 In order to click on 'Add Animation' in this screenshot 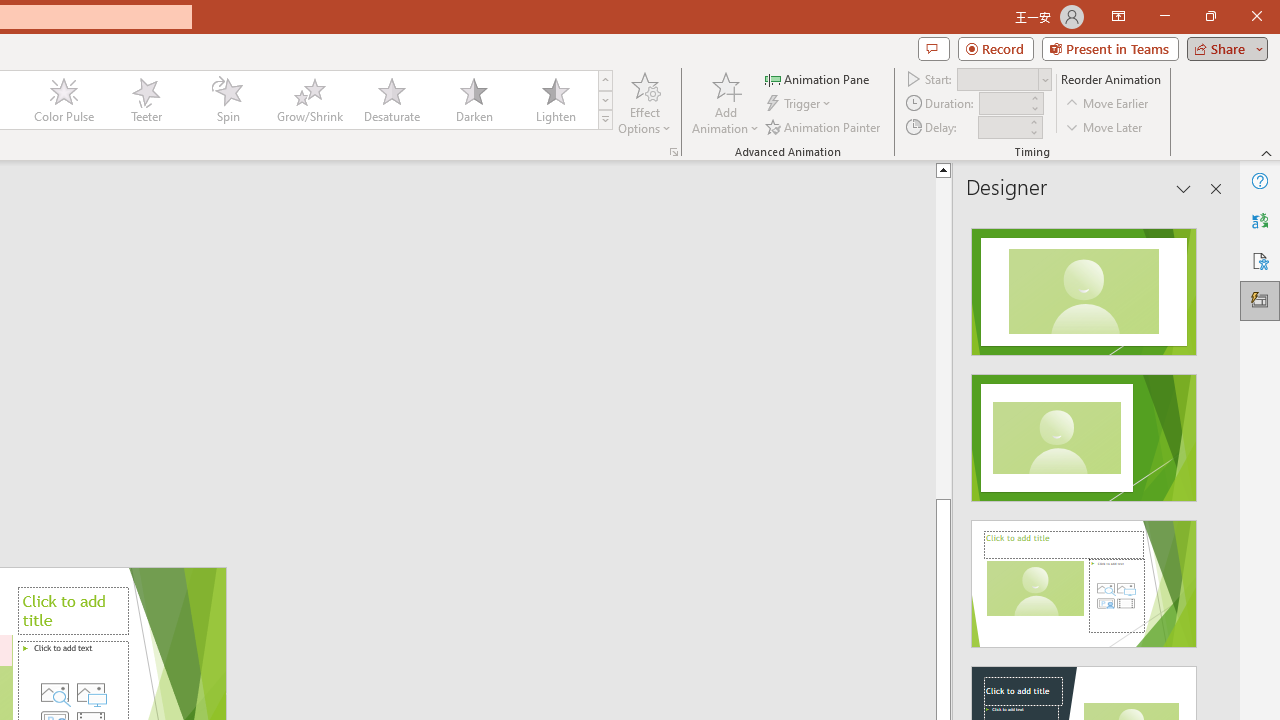, I will do `click(724, 103)`.